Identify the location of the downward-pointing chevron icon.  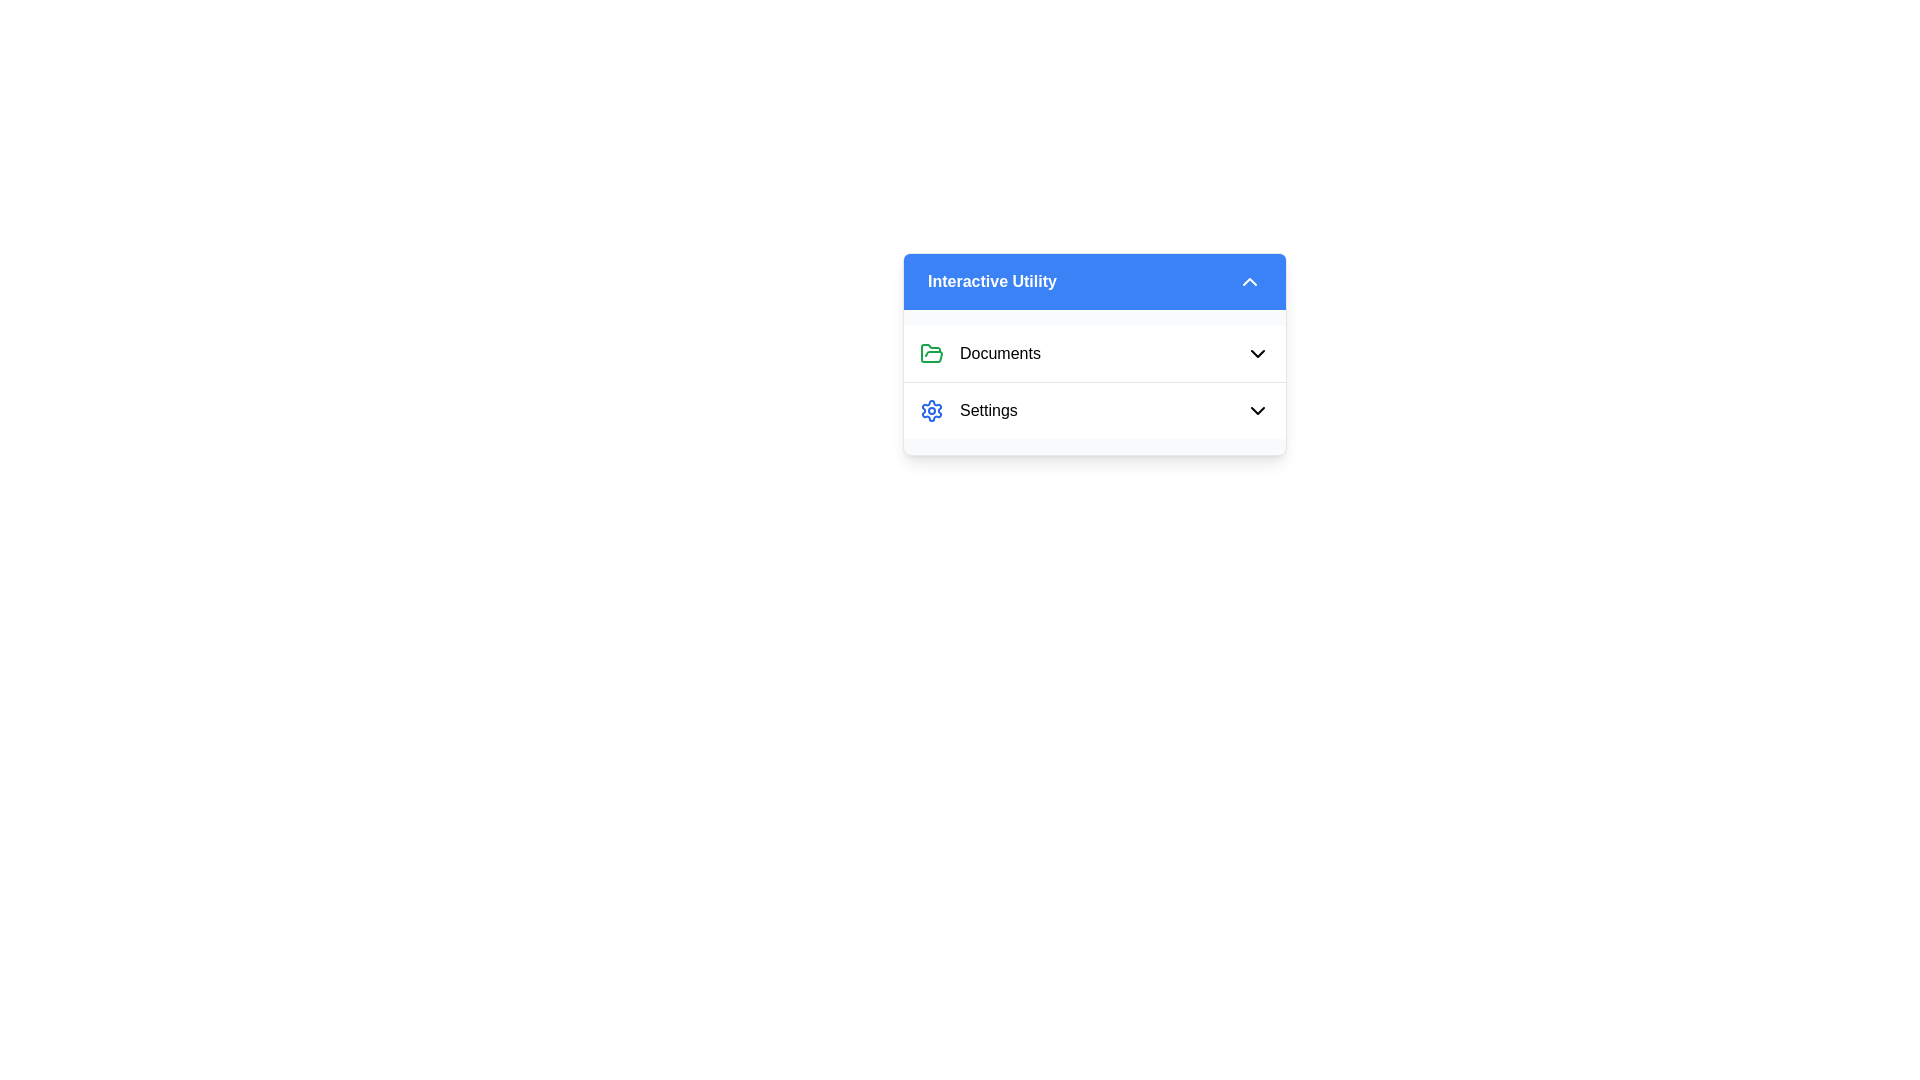
(1256, 410).